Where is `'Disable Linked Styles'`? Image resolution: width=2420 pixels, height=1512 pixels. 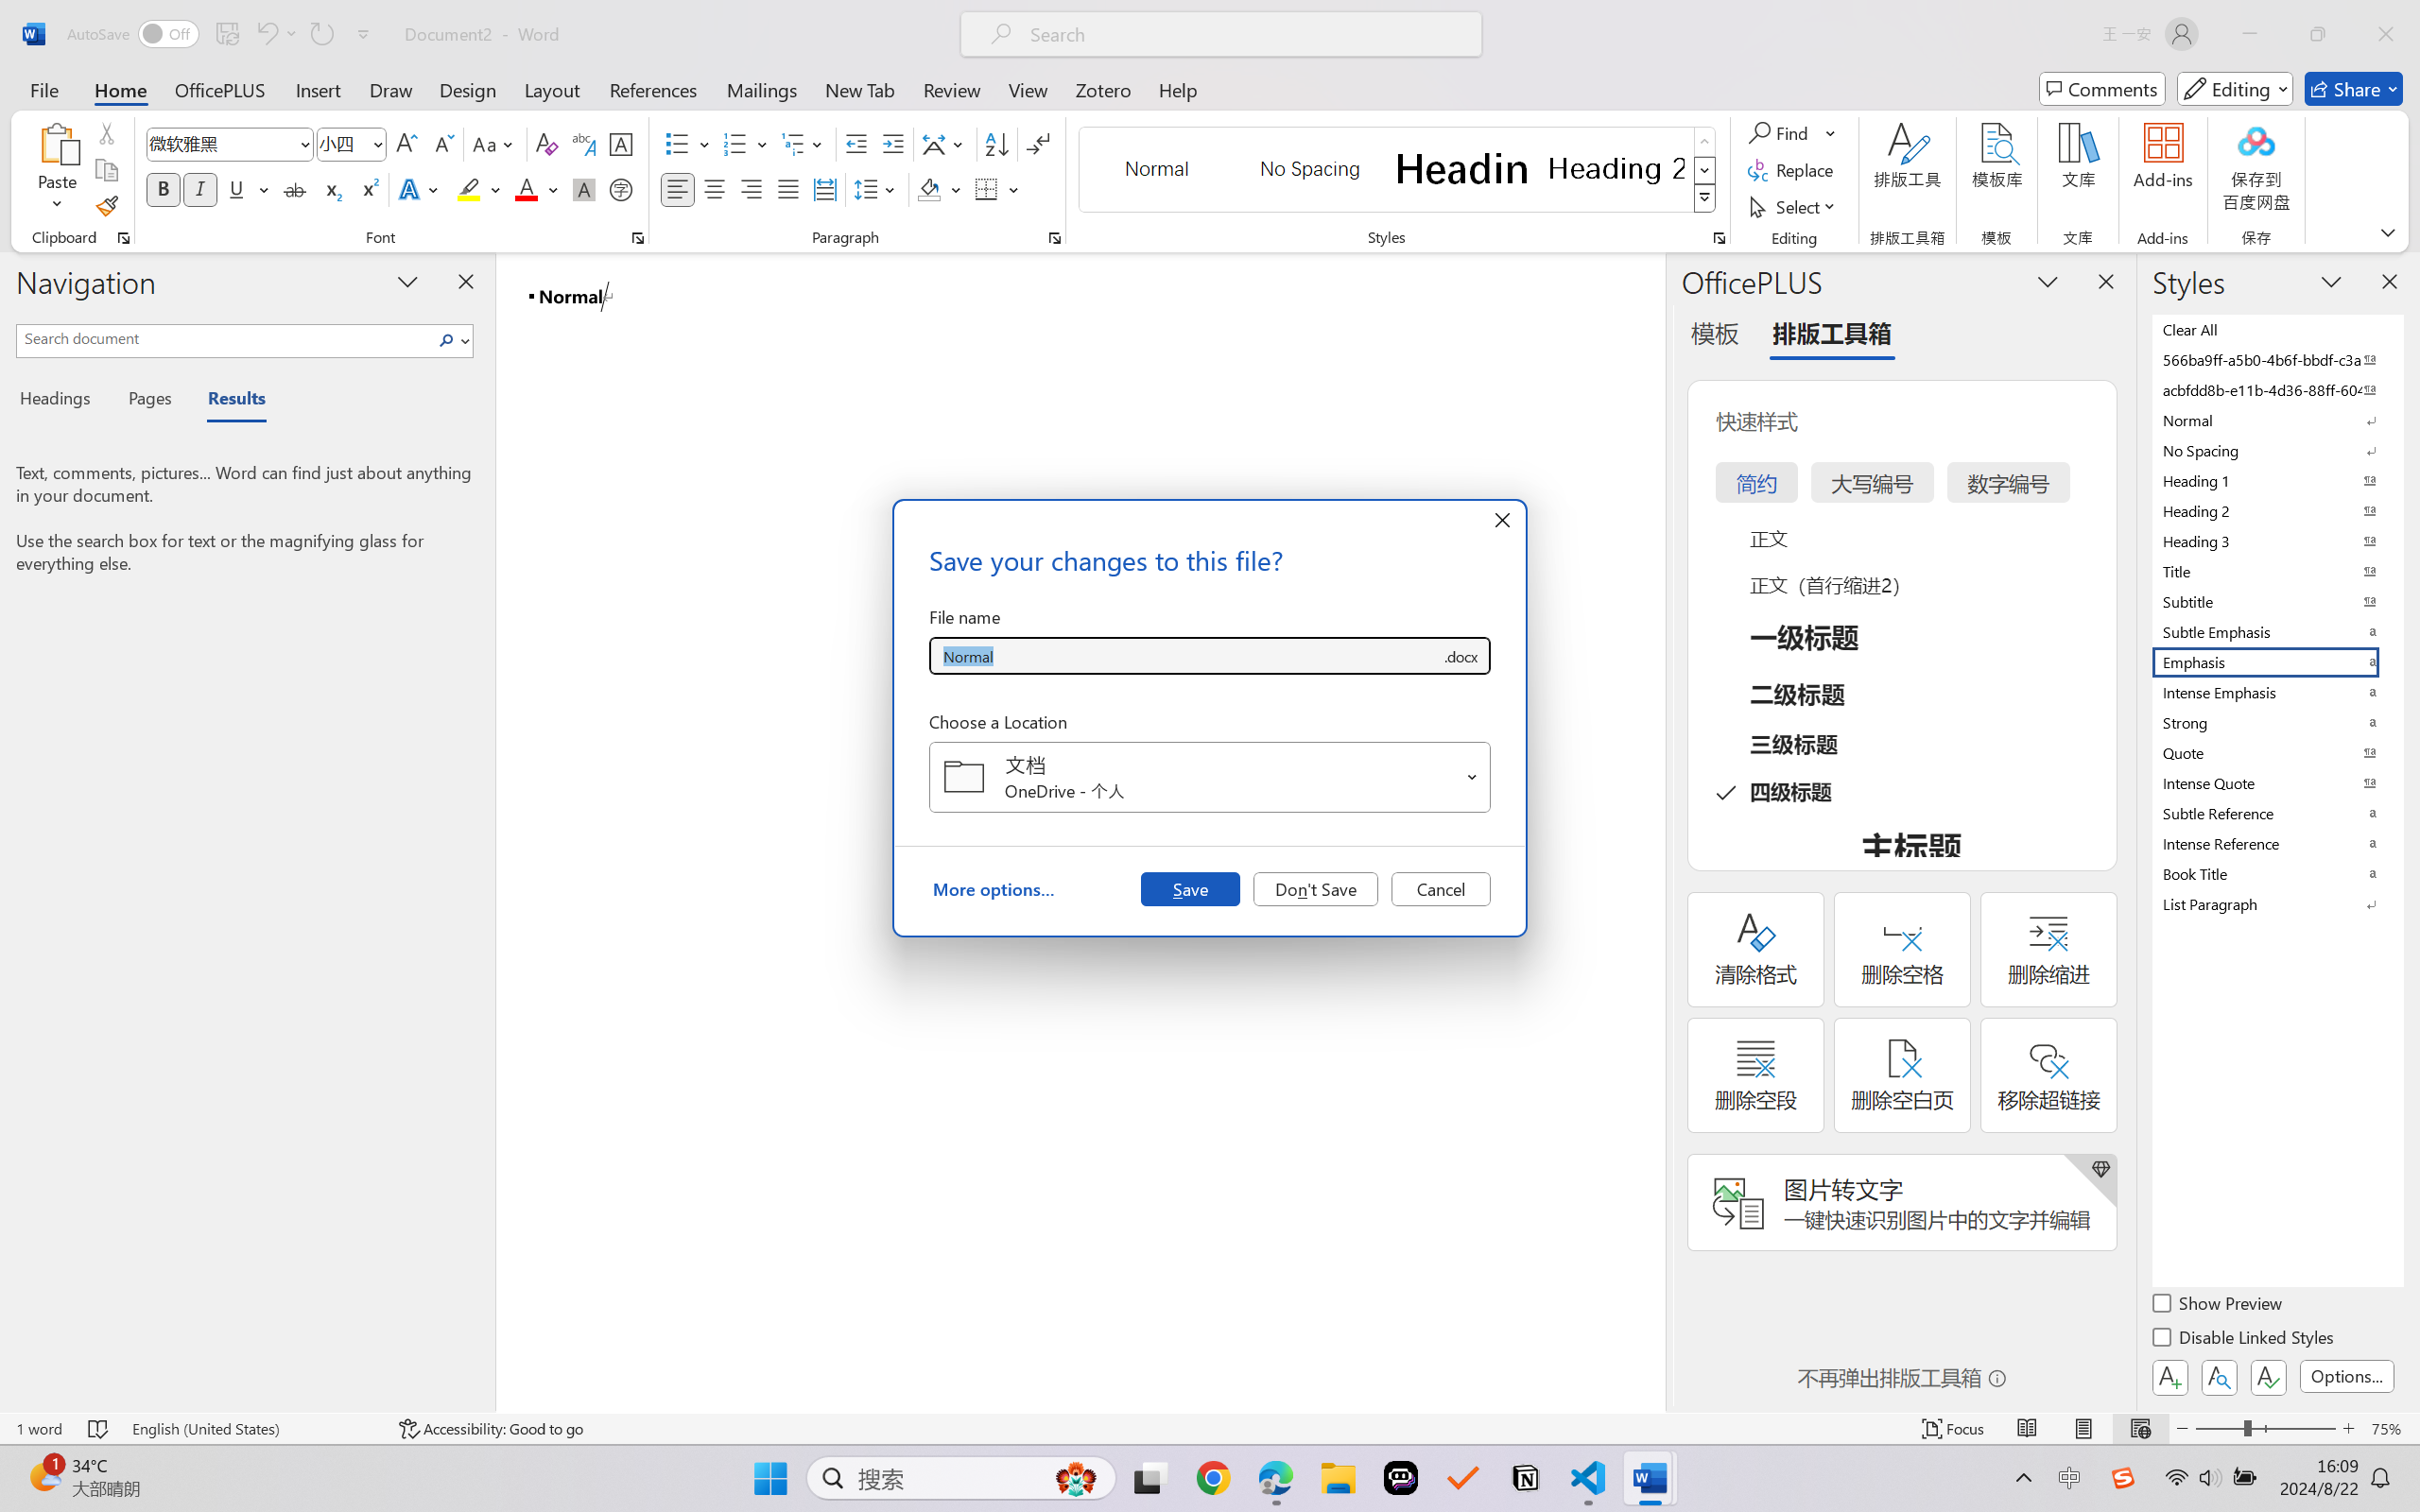
'Disable Linked Styles' is located at coordinates (2243, 1339).